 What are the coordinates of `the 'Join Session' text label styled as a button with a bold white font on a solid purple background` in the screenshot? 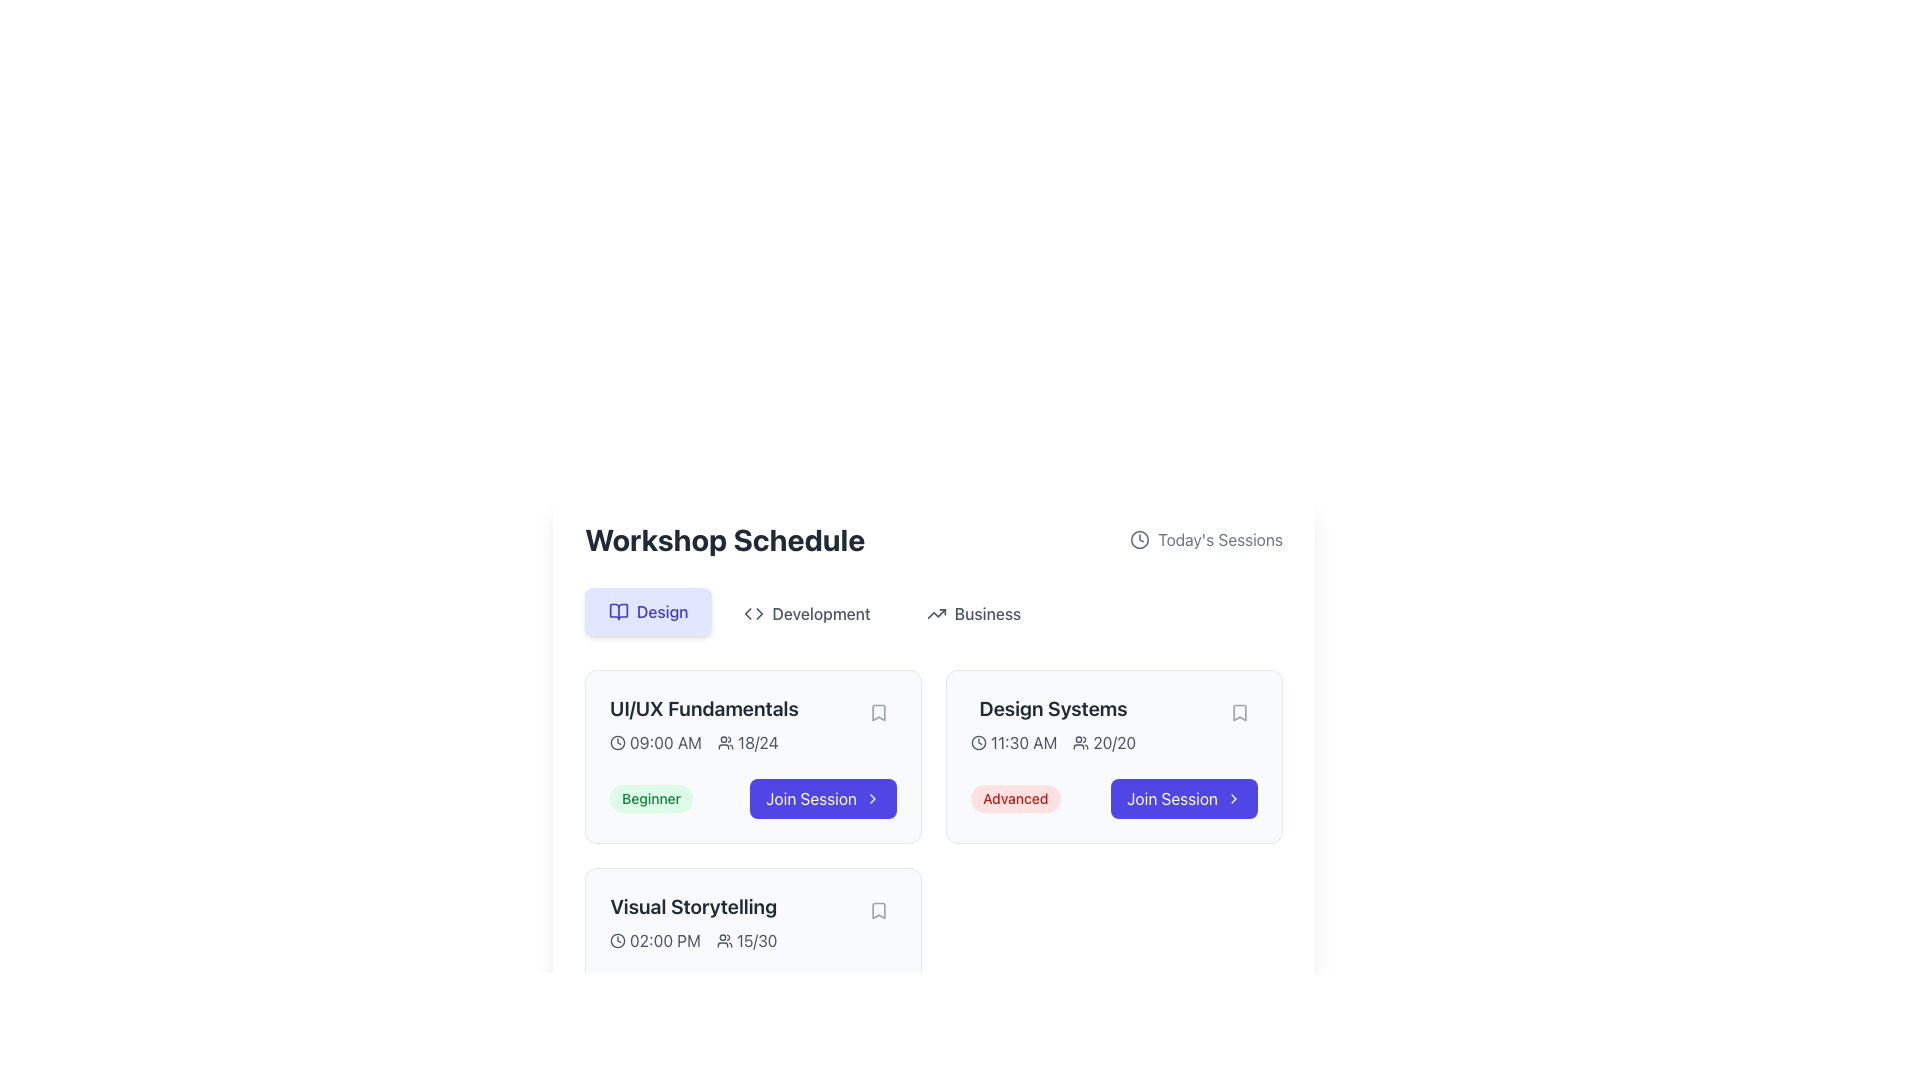 It's located at (811, 797).